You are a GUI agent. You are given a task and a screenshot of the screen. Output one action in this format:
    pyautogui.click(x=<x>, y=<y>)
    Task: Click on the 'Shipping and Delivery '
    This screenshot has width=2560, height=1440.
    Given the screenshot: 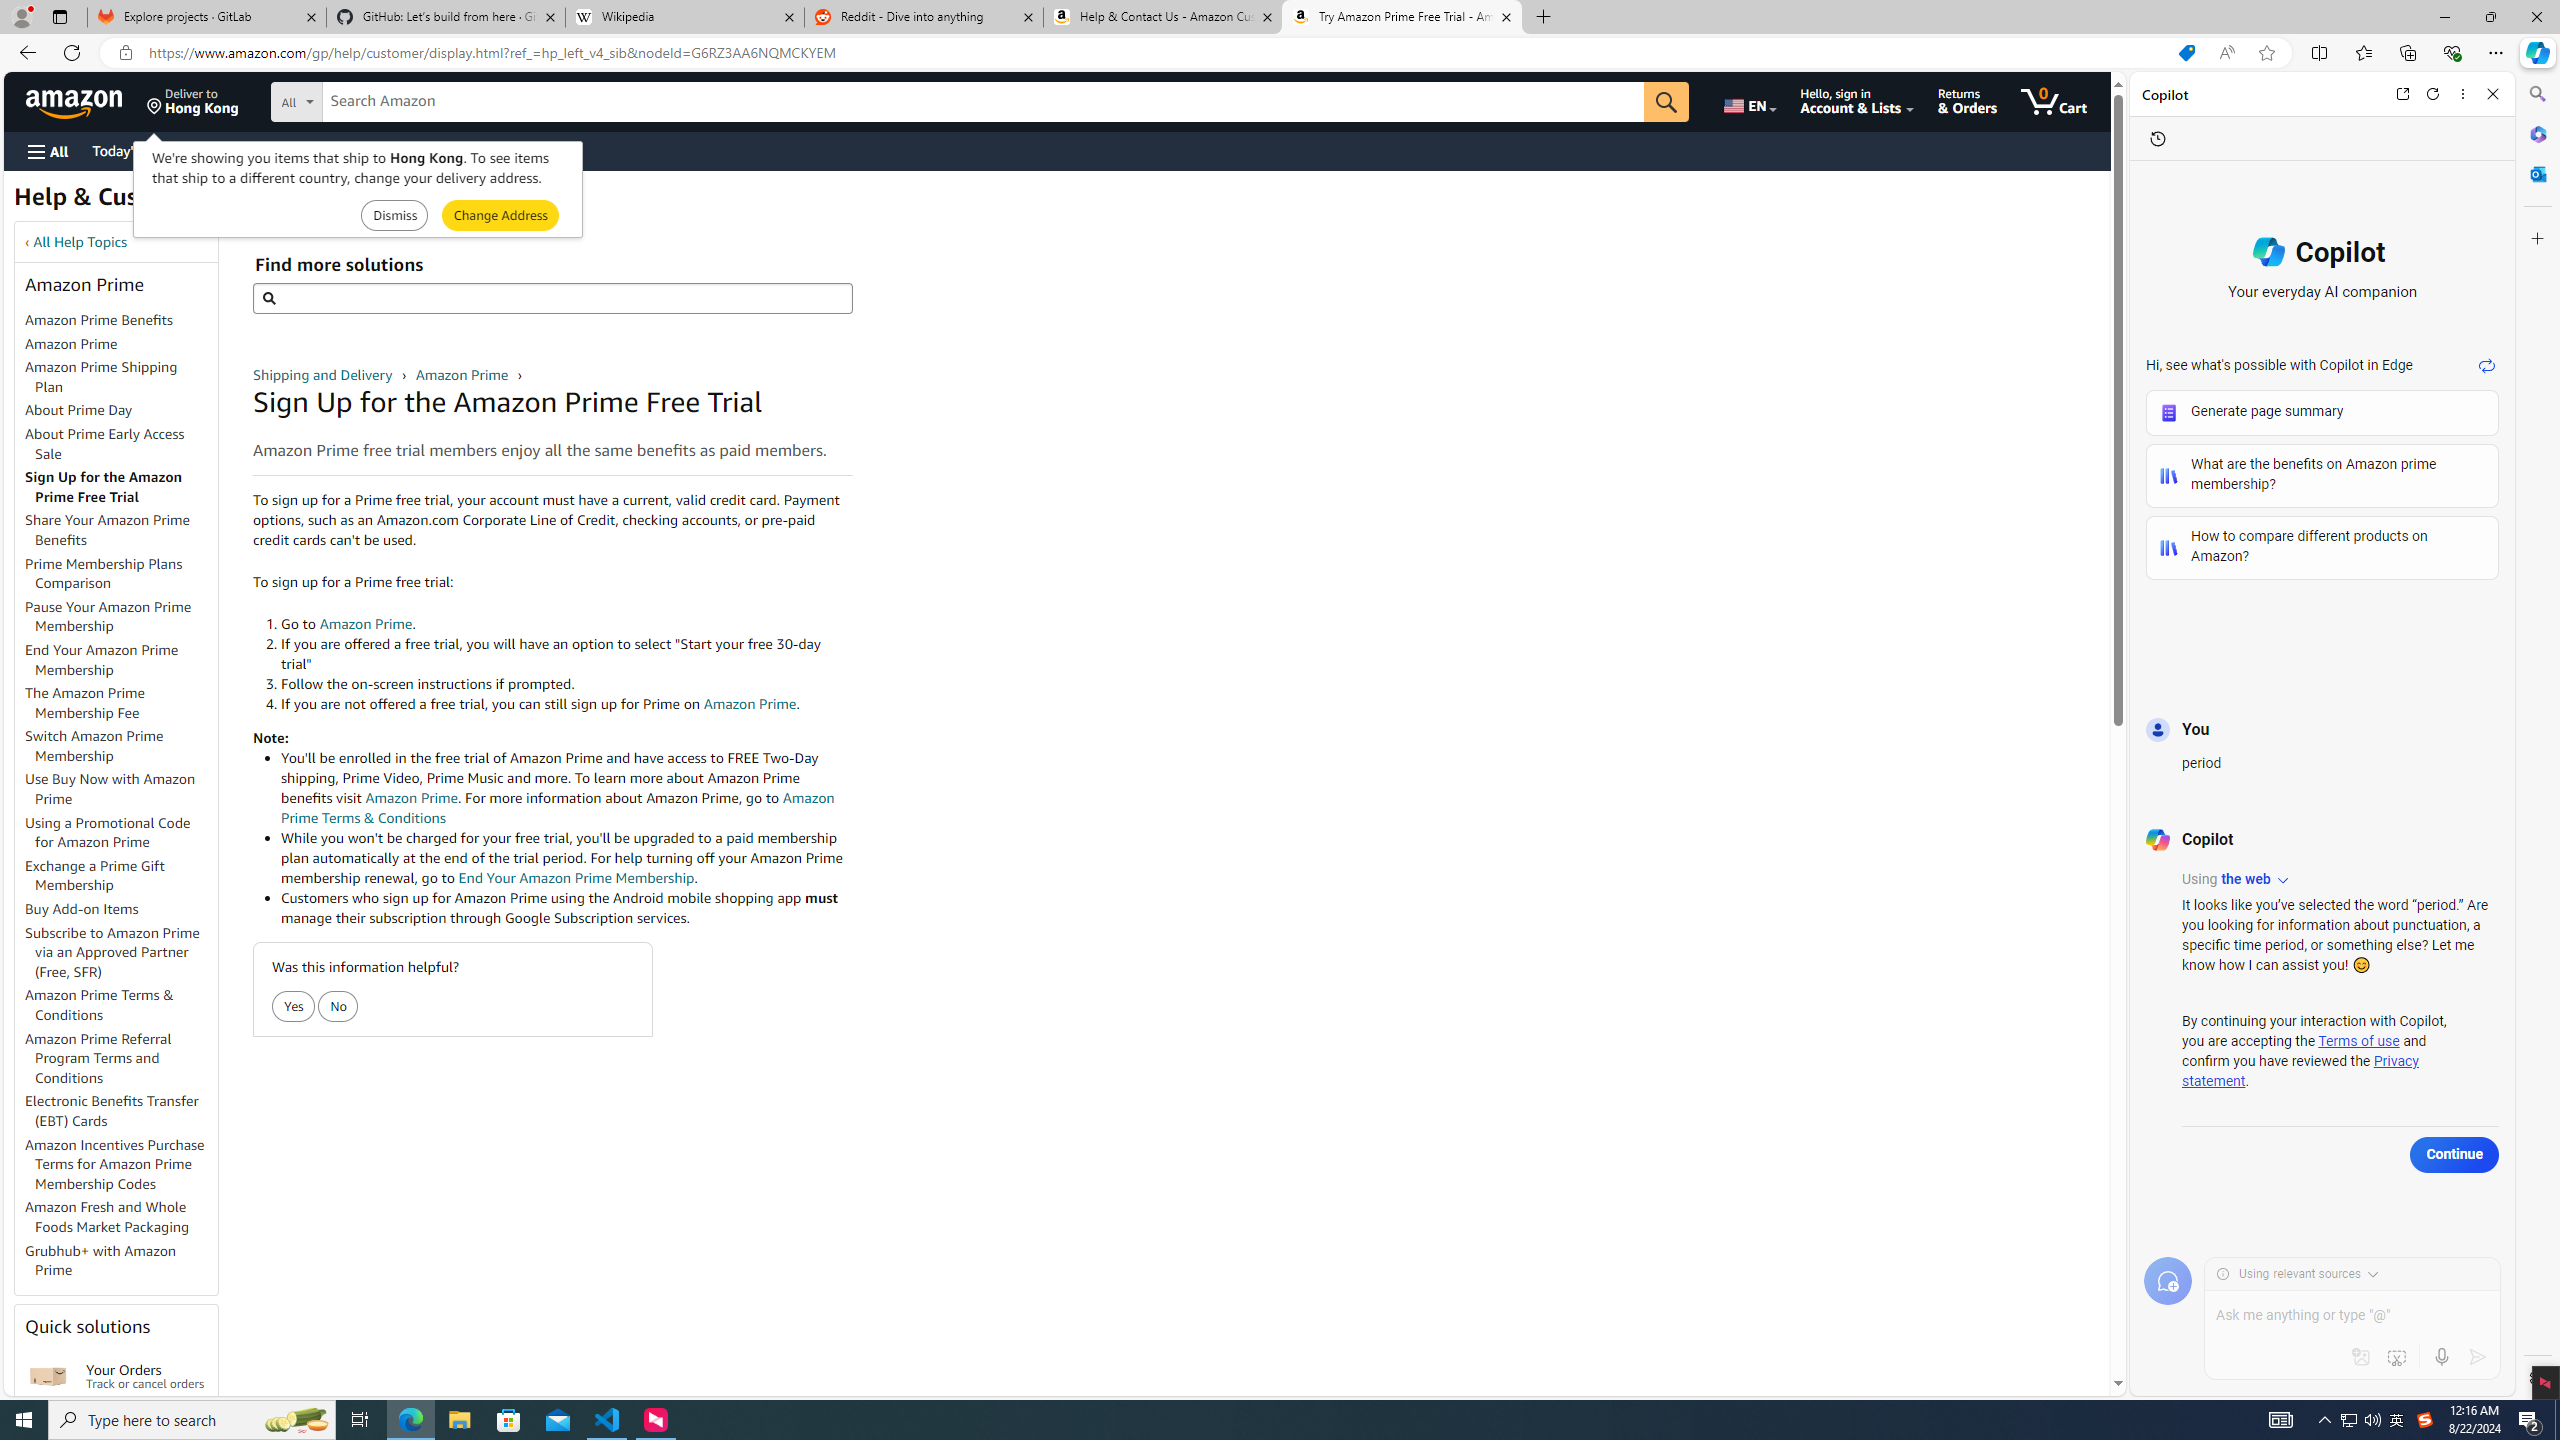 What is the action you would take?
    pyautogui.click(x=325, y=375)
    